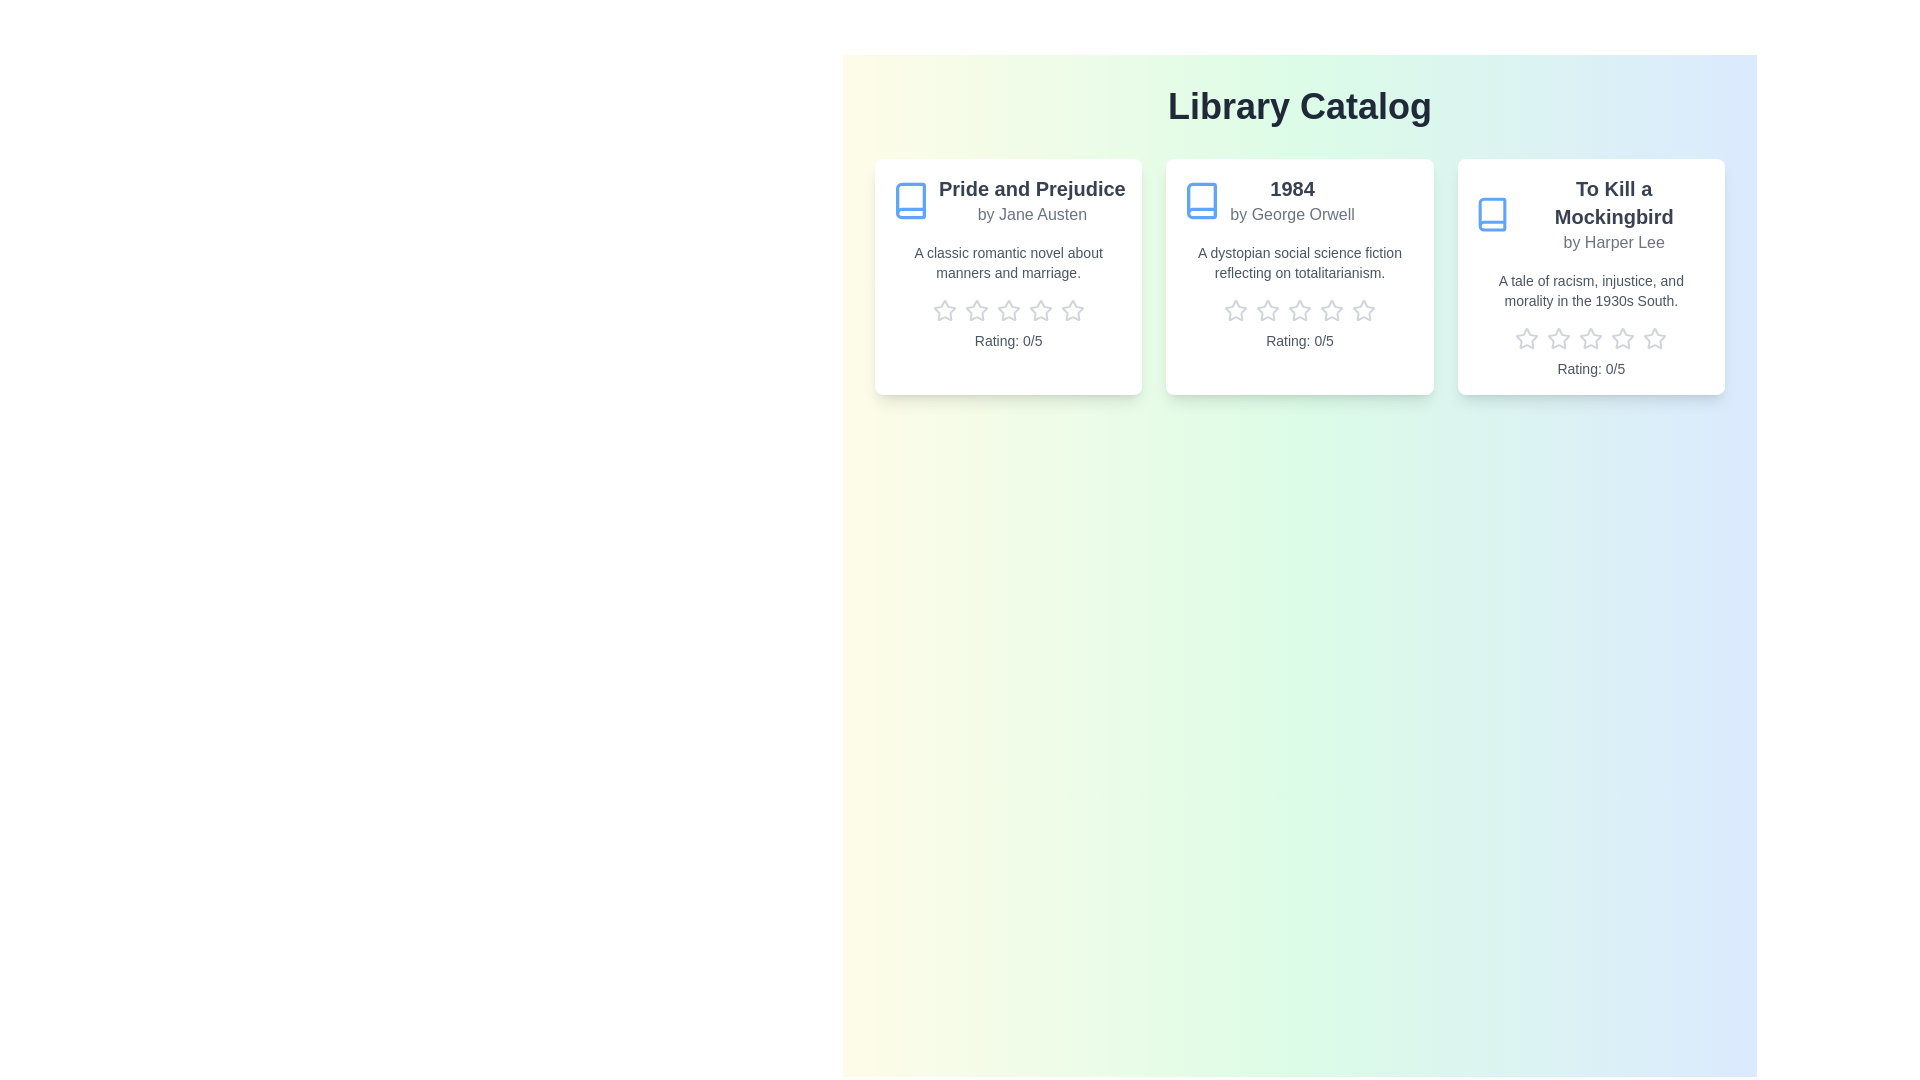 This screenshot has width=1920, height=1080. What do you see at coordinates (1300, 311) in the screenshot?
I see `the rating of the book '1984' to 3 stars by clicking the corresponding star` at bounding box center [1300, 311].